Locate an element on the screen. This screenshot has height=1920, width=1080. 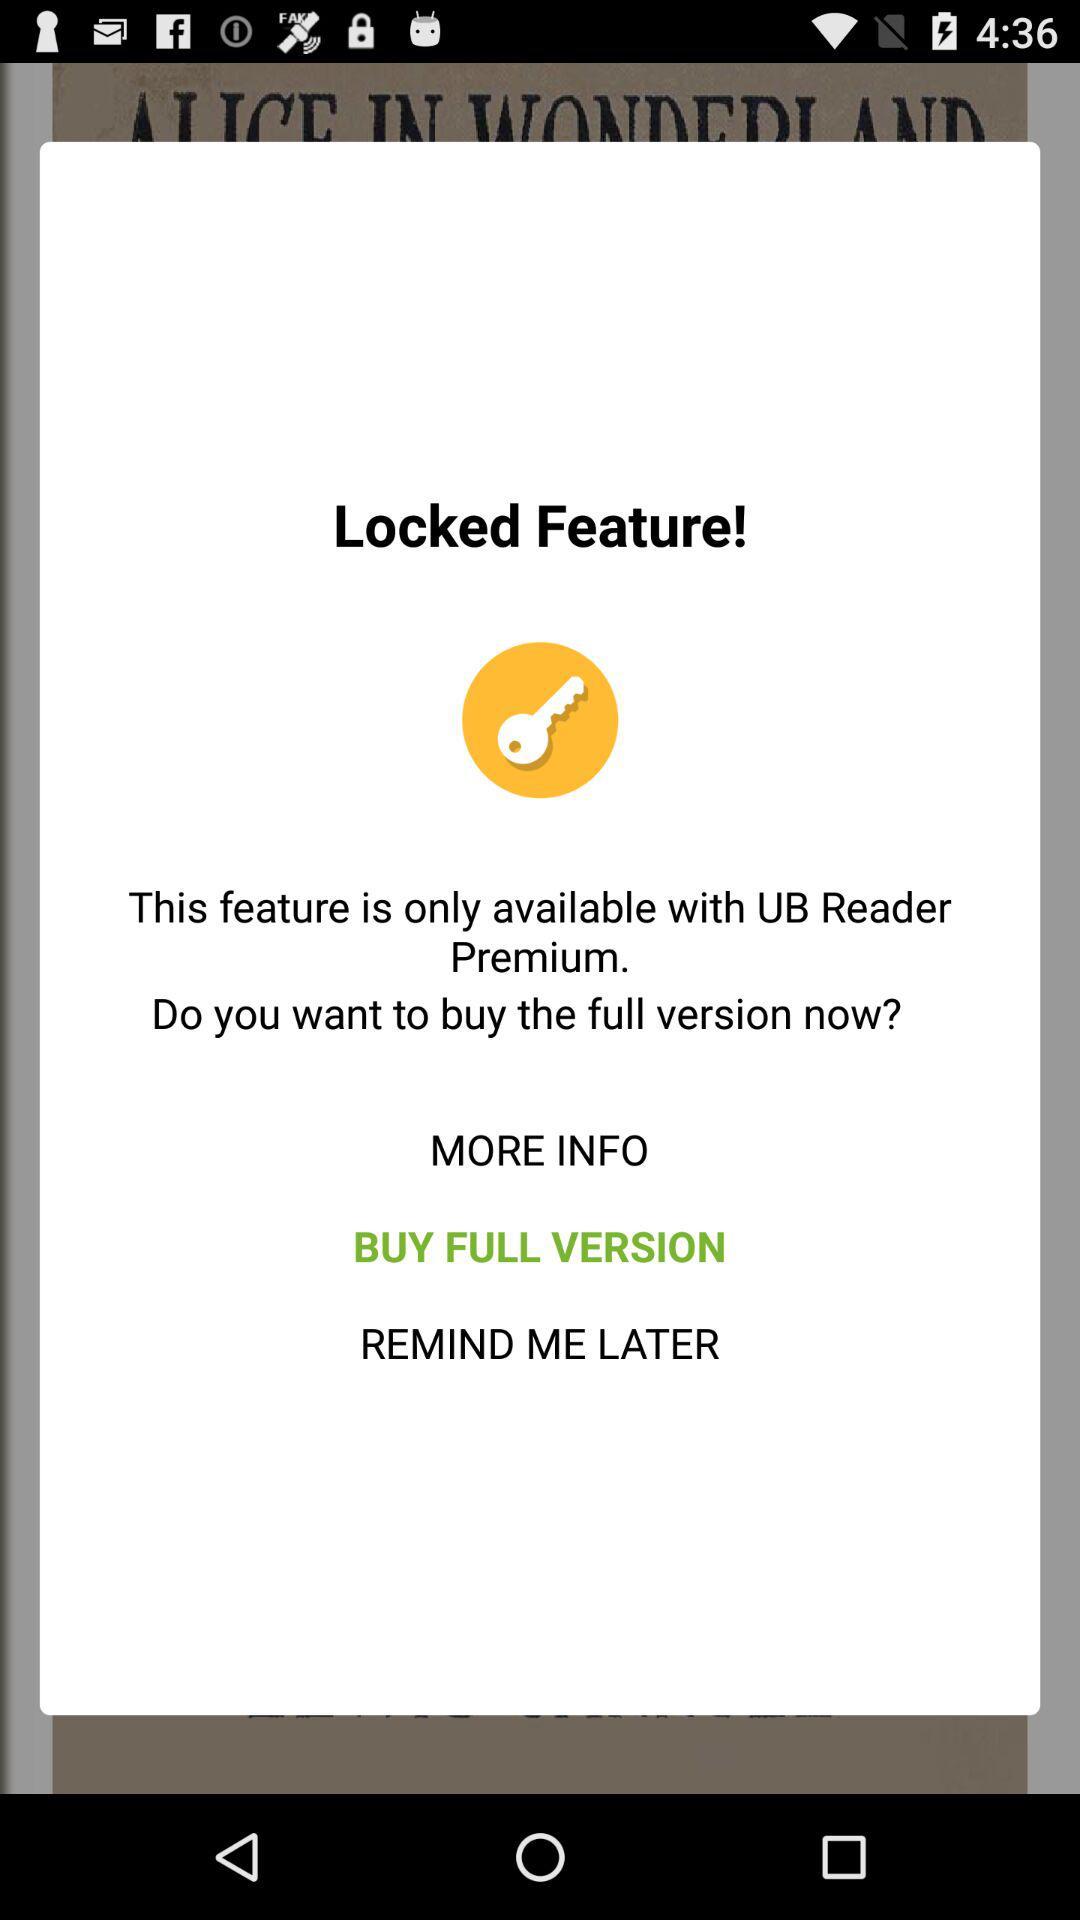
the app below buy full version is located at coordinates (538, 1342).